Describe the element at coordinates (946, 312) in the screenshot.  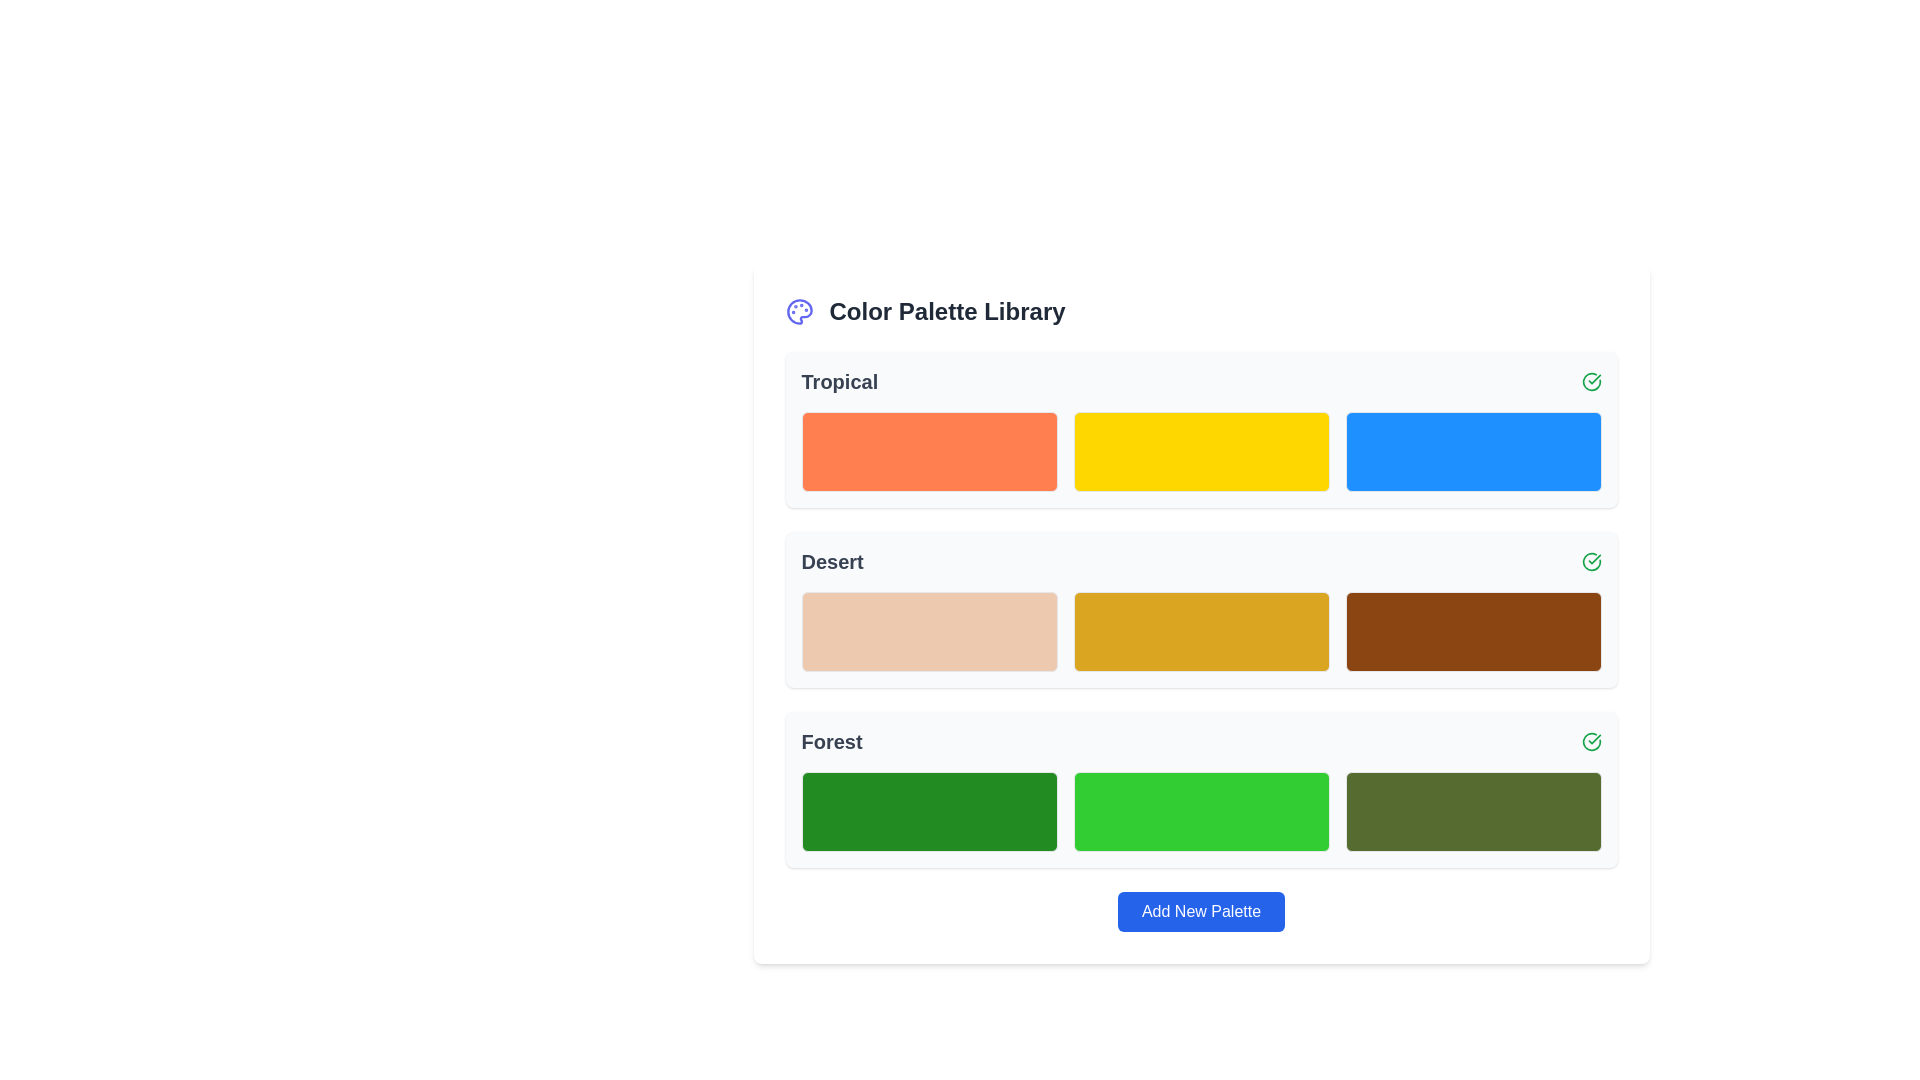
I see `the heading text element that says 'Color Palette Library', which is prominently displayed in a bold and large font at the top-left of the interface` at that location.